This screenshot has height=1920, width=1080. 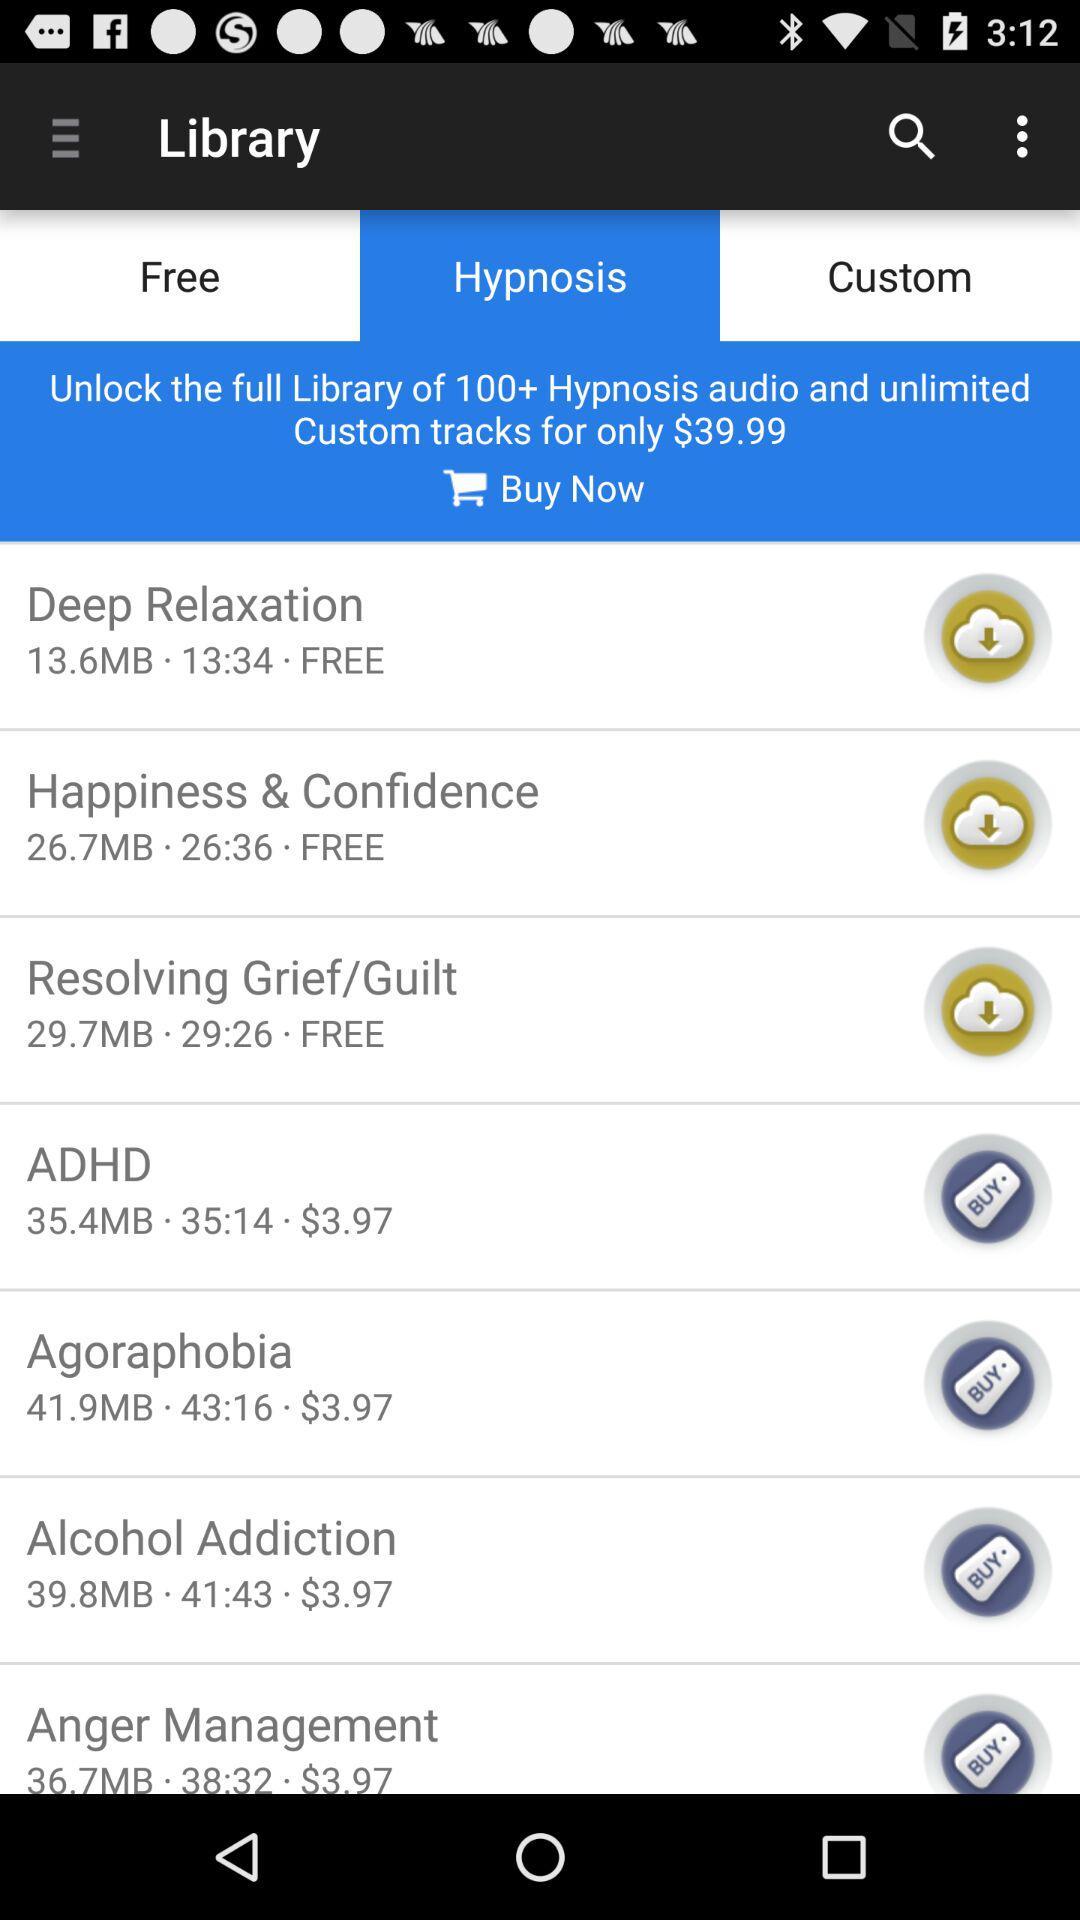 I want to click on download deep relaxation, so click(x=987, y=635).